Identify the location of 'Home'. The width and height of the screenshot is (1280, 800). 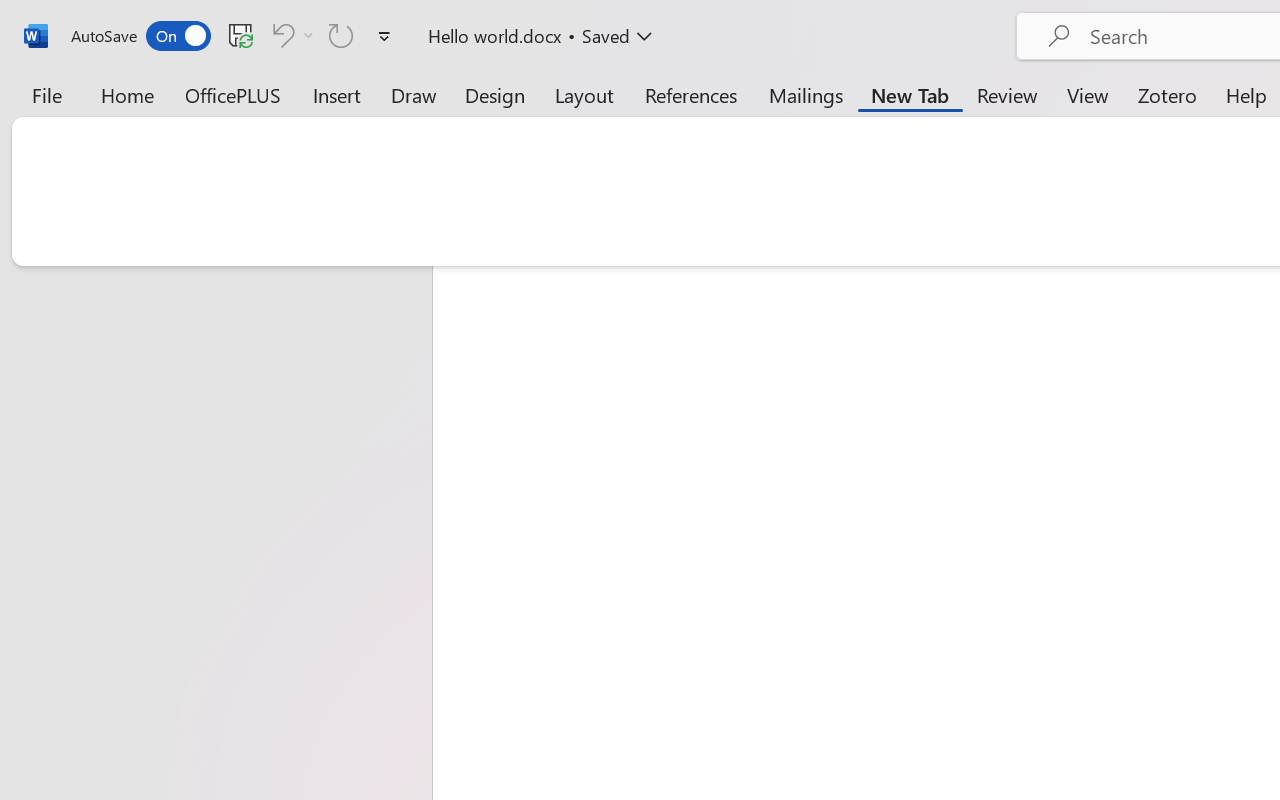
(127, 94).